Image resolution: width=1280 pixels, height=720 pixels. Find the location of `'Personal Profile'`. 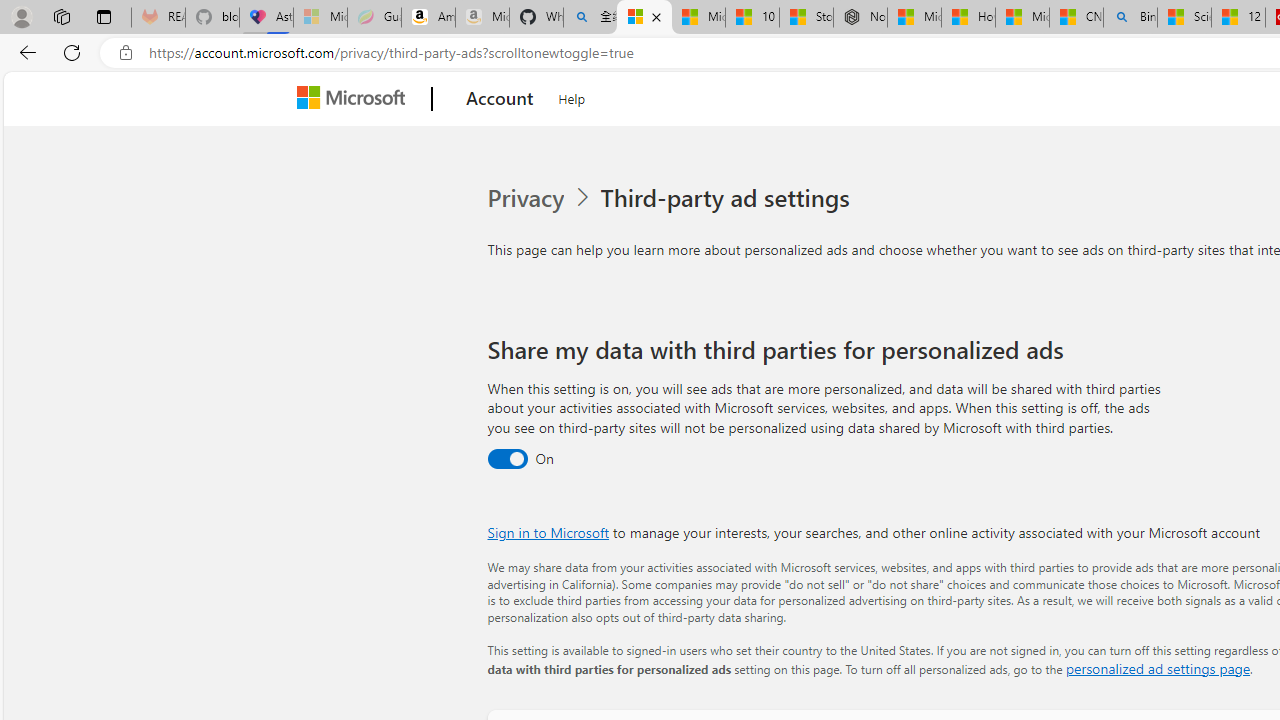

'Personal Profile' is located at coordinates (21, 16).